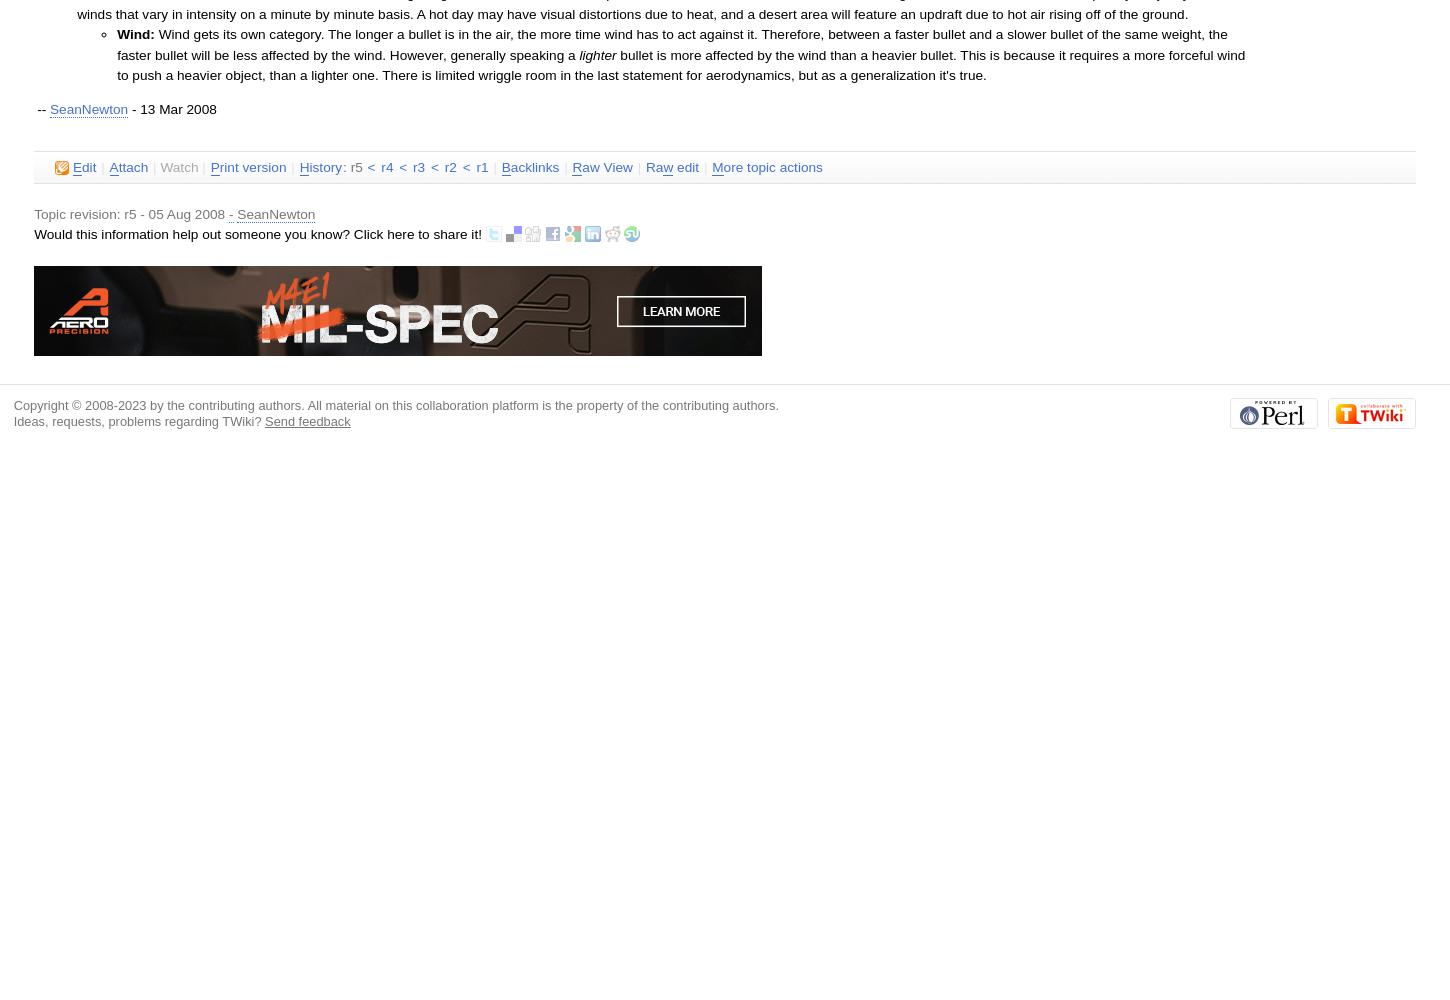 This screenshot has width=1450, height=1000. What do you see at coordinates (325, 166) in the screenshot?
I see `'istory'` at bounding box center [325, 166].